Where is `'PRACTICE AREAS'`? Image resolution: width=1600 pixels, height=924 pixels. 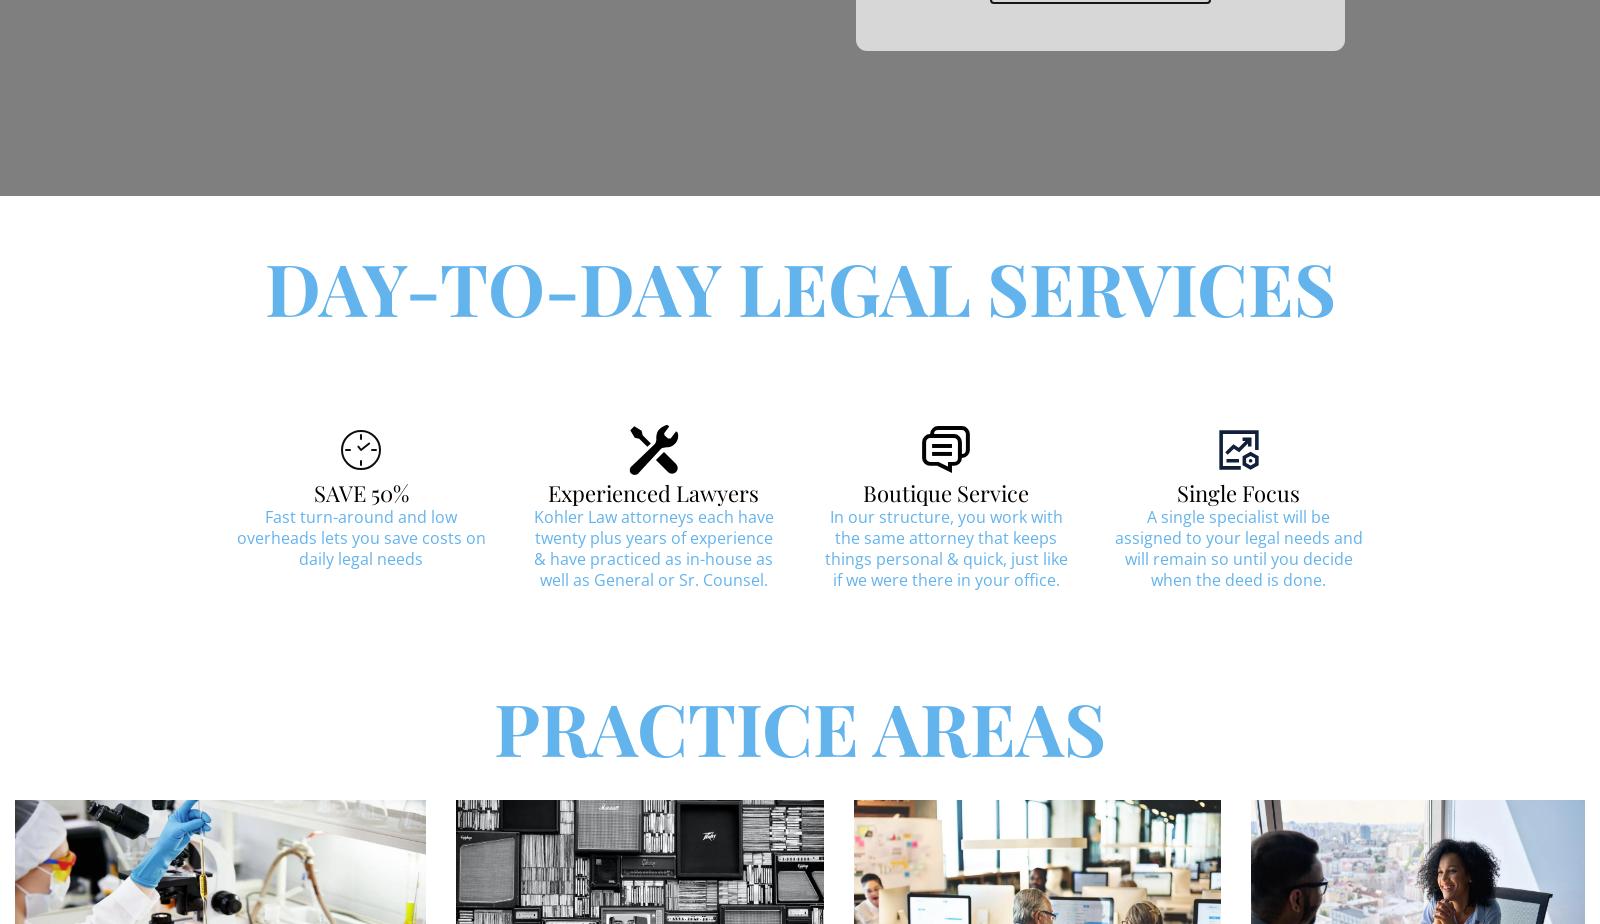
'PRACTICE AREAS' is located at coordinates (800, 727).